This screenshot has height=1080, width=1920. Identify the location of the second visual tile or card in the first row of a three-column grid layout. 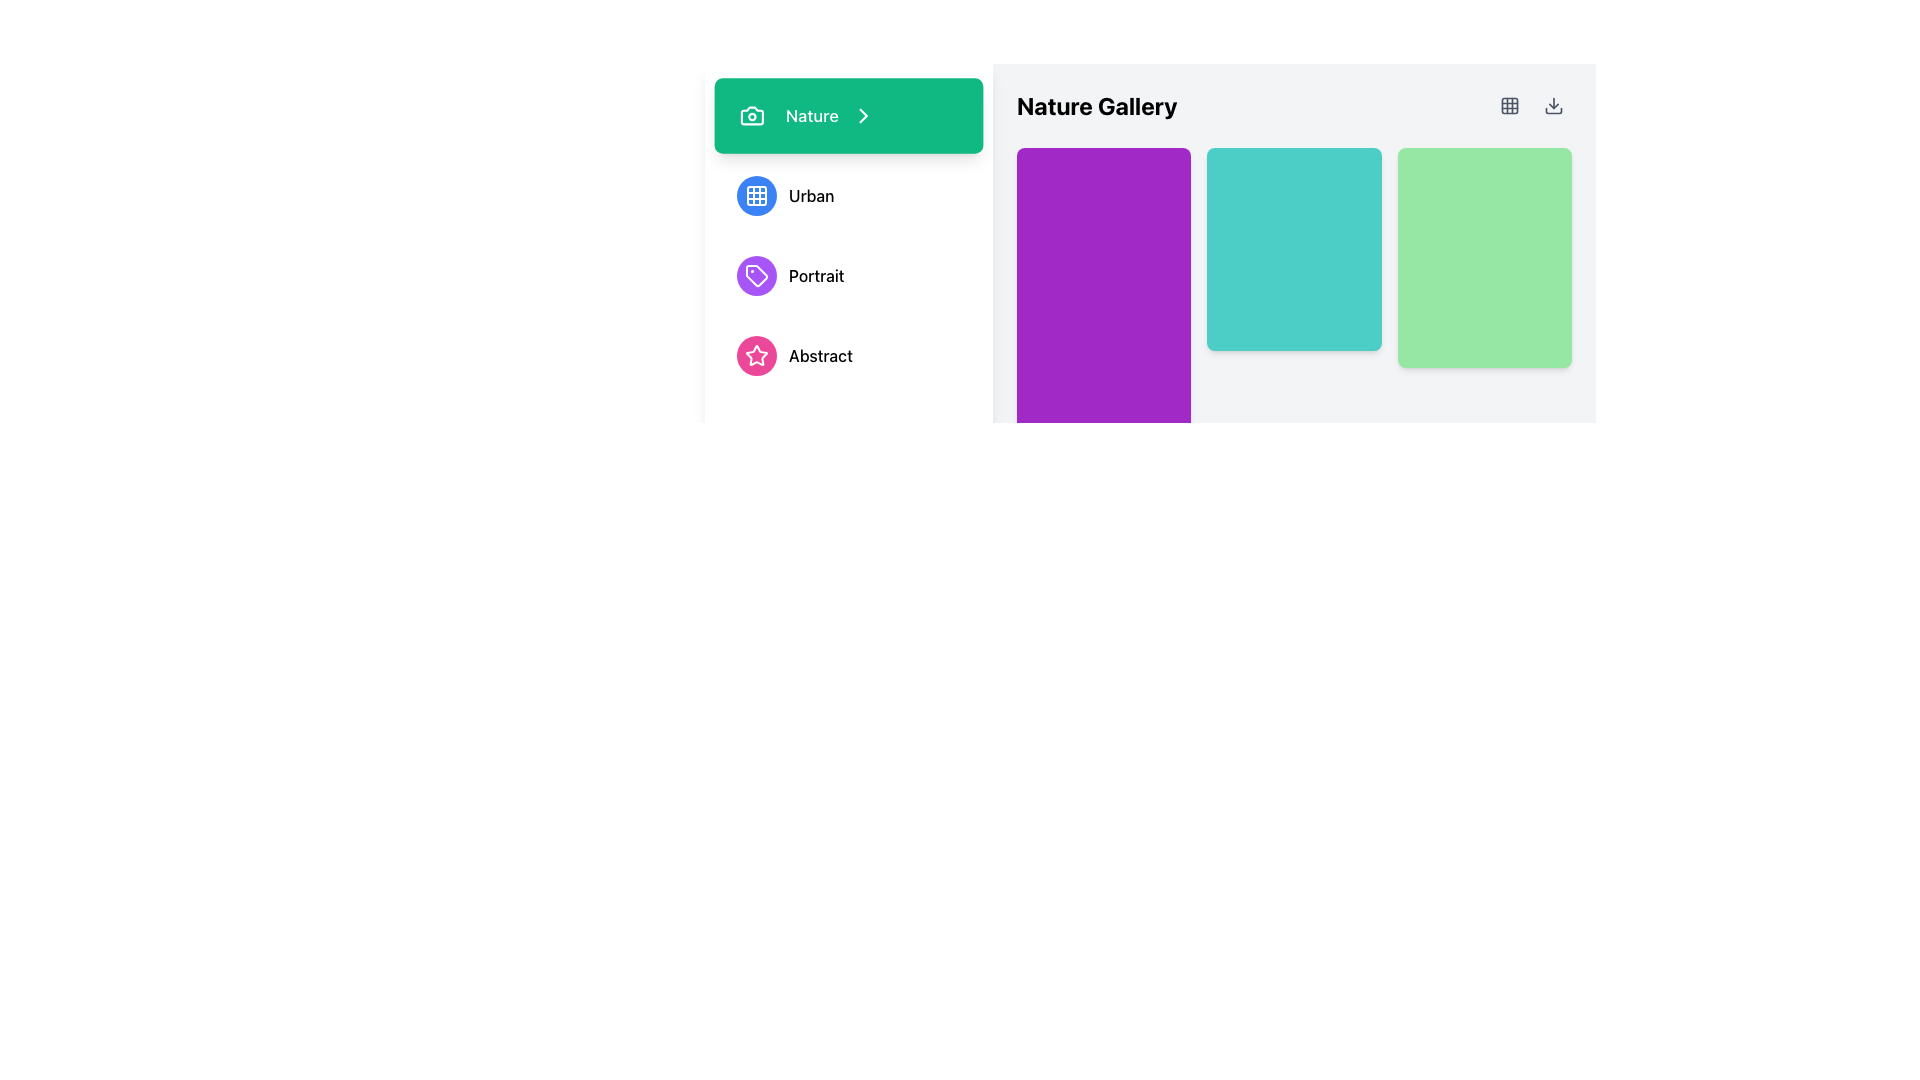
(1294, 248).